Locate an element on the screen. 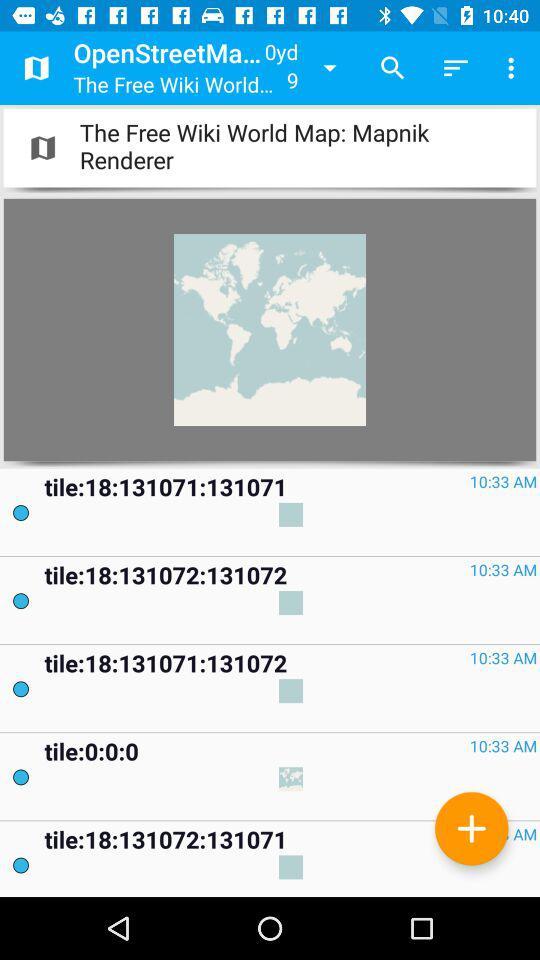  new map item is located at coordinates (471, 828).